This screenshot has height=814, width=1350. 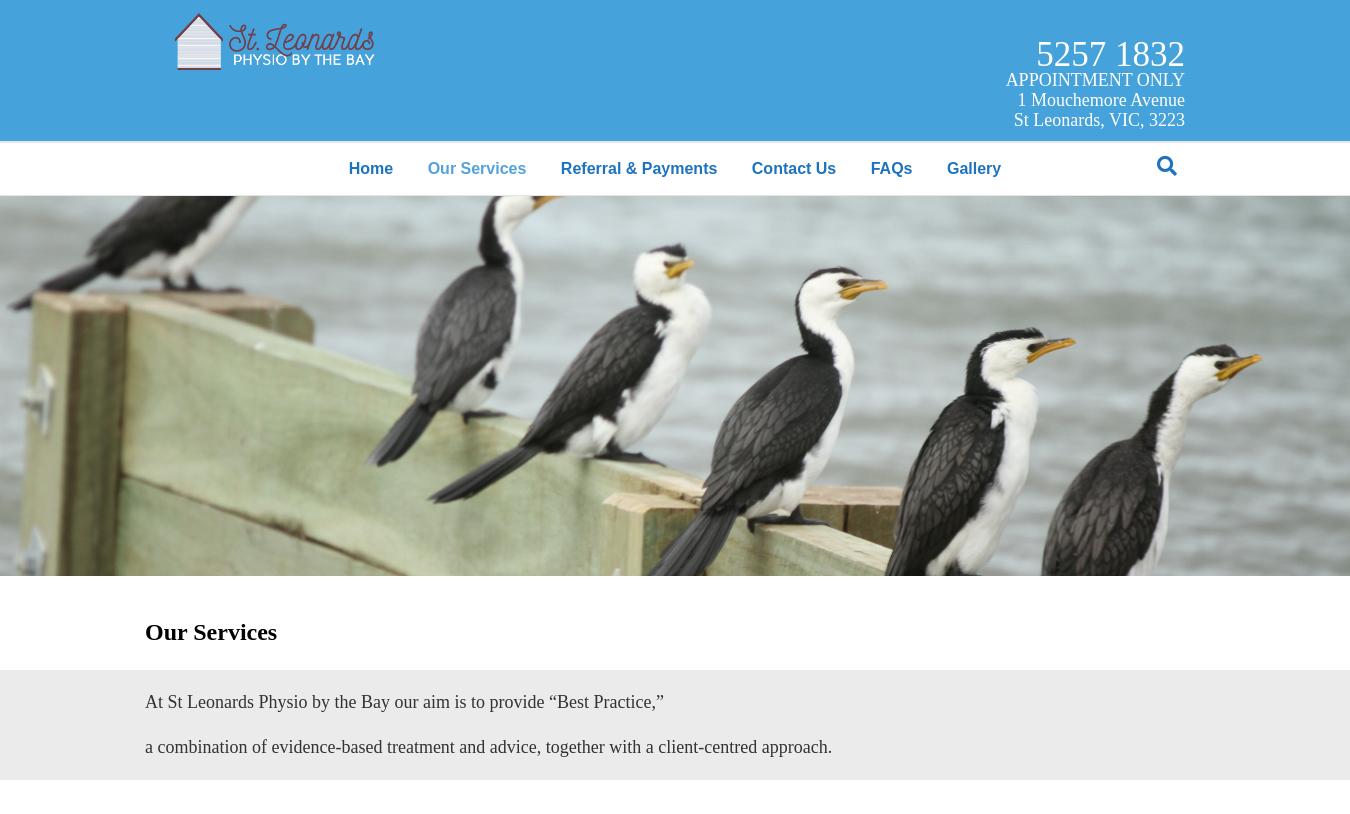 I want to click on 'Home', so click(x=370, y=167).